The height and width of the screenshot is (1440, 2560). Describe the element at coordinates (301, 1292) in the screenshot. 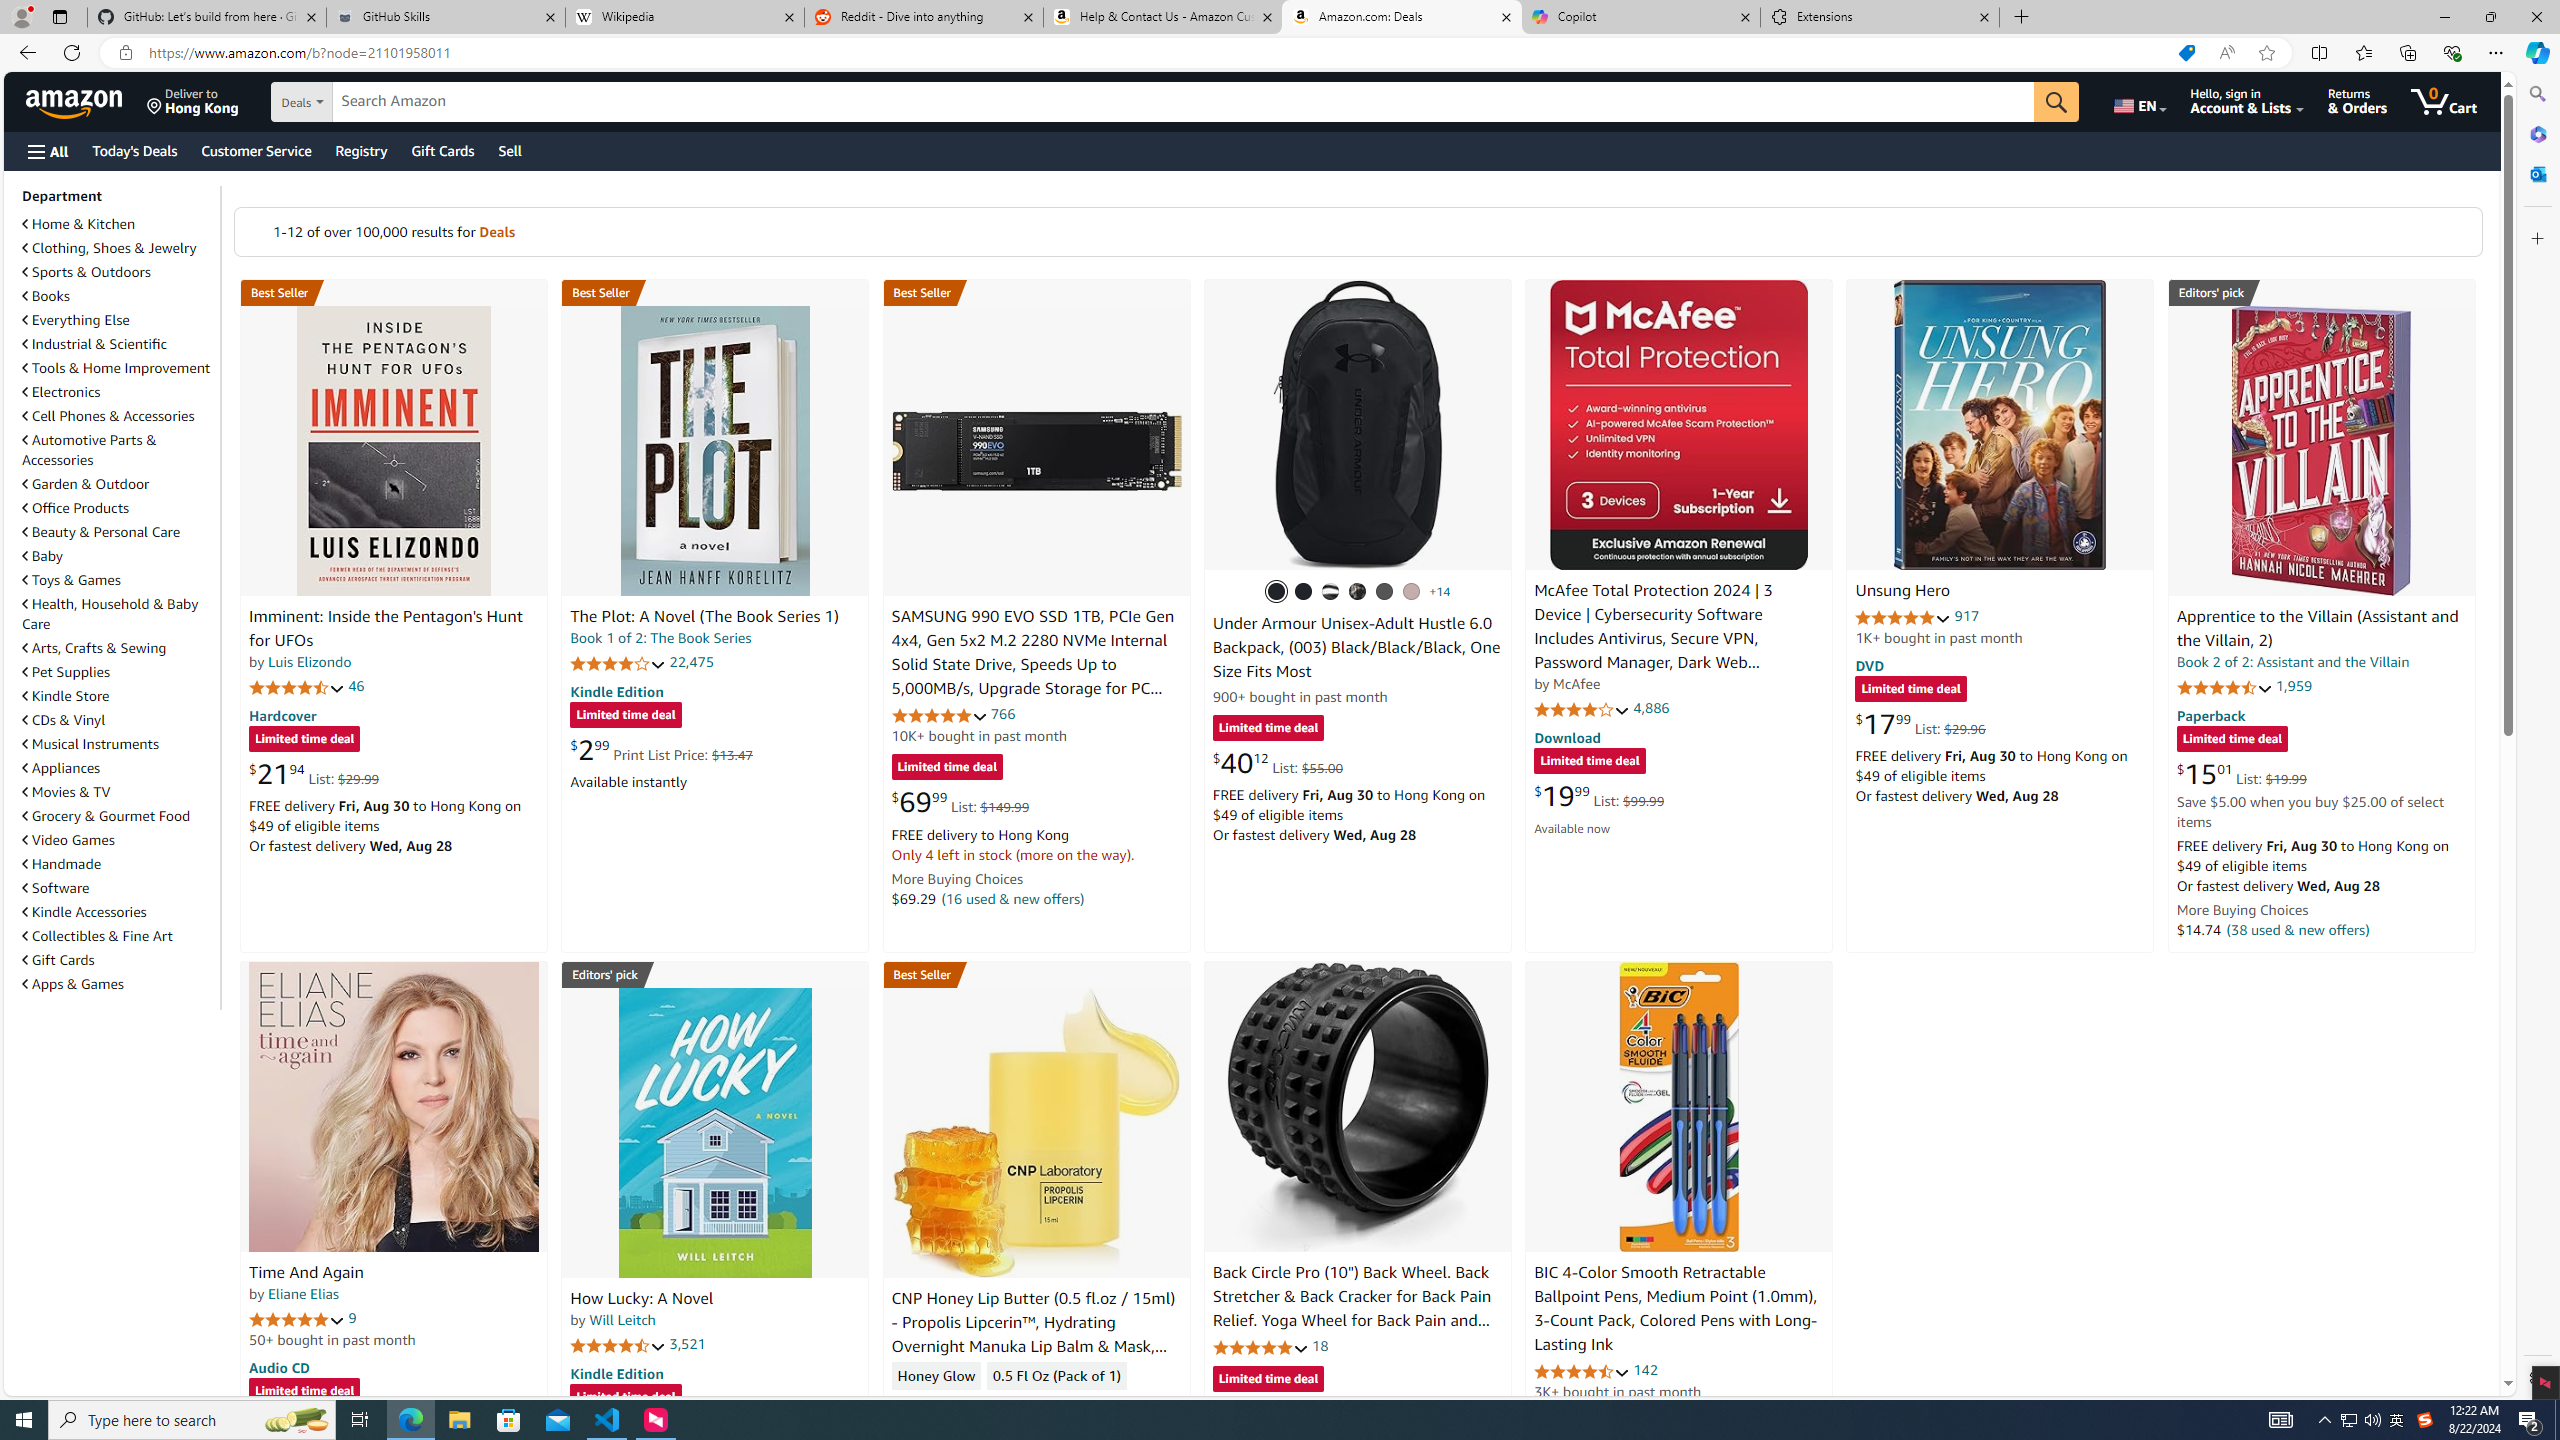

I see `'Eliane Elias'` at that location.